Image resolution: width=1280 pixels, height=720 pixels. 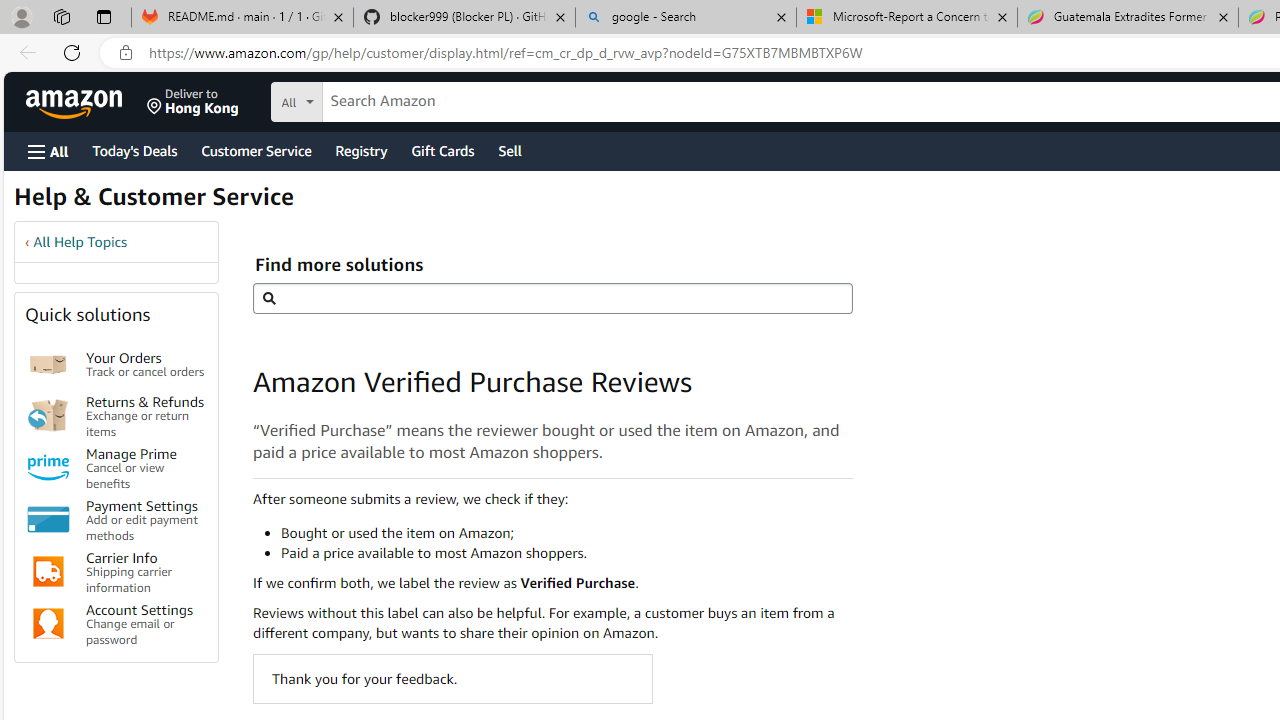 What do you see at coordinates (86, 100) in the screenshot?
I see `'Skip to main content'` at bounding box center [86, 100].